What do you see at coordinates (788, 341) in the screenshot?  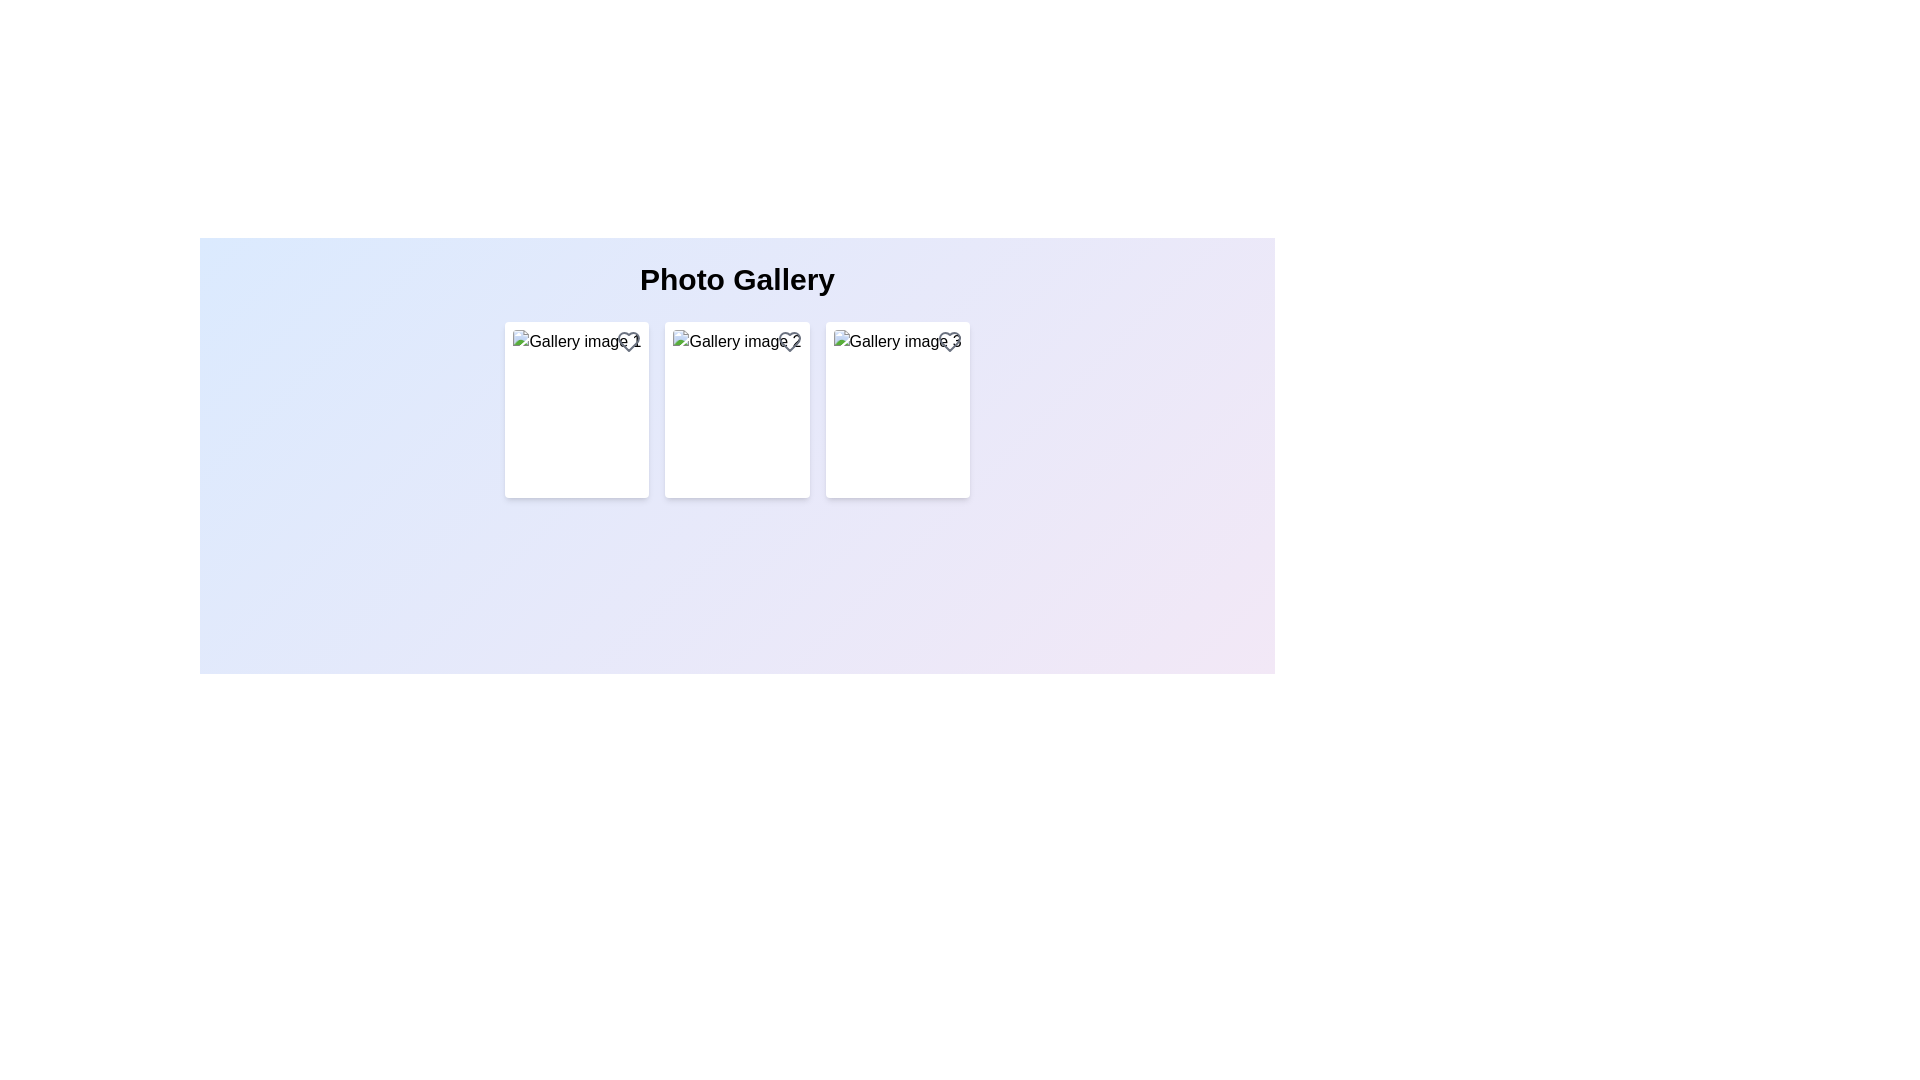 I see `the heart icon located at the top-right corner of the second gallery item in the set of three visible cards, which allows users to mark the gallery item as liked or add it to a favorites list` at bounding box center [788, 341].